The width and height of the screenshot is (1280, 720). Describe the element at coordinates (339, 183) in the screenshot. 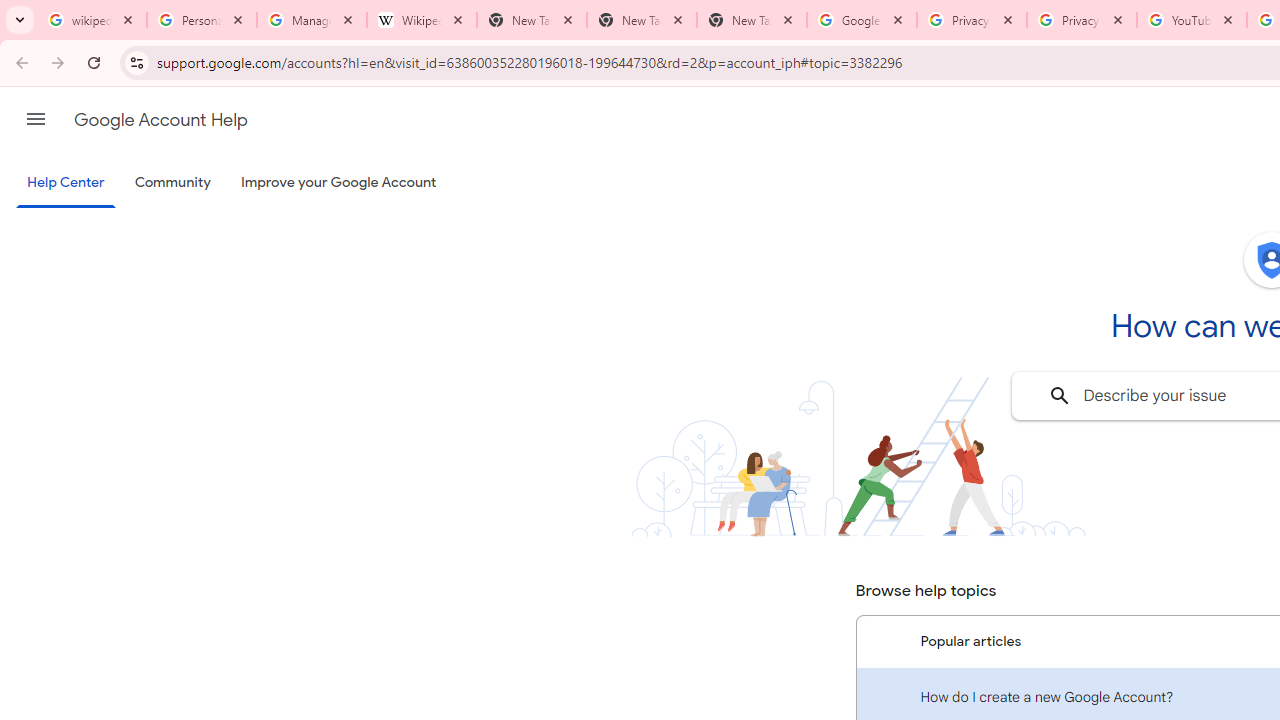

I see `'Improve your Google Account'` at that location.